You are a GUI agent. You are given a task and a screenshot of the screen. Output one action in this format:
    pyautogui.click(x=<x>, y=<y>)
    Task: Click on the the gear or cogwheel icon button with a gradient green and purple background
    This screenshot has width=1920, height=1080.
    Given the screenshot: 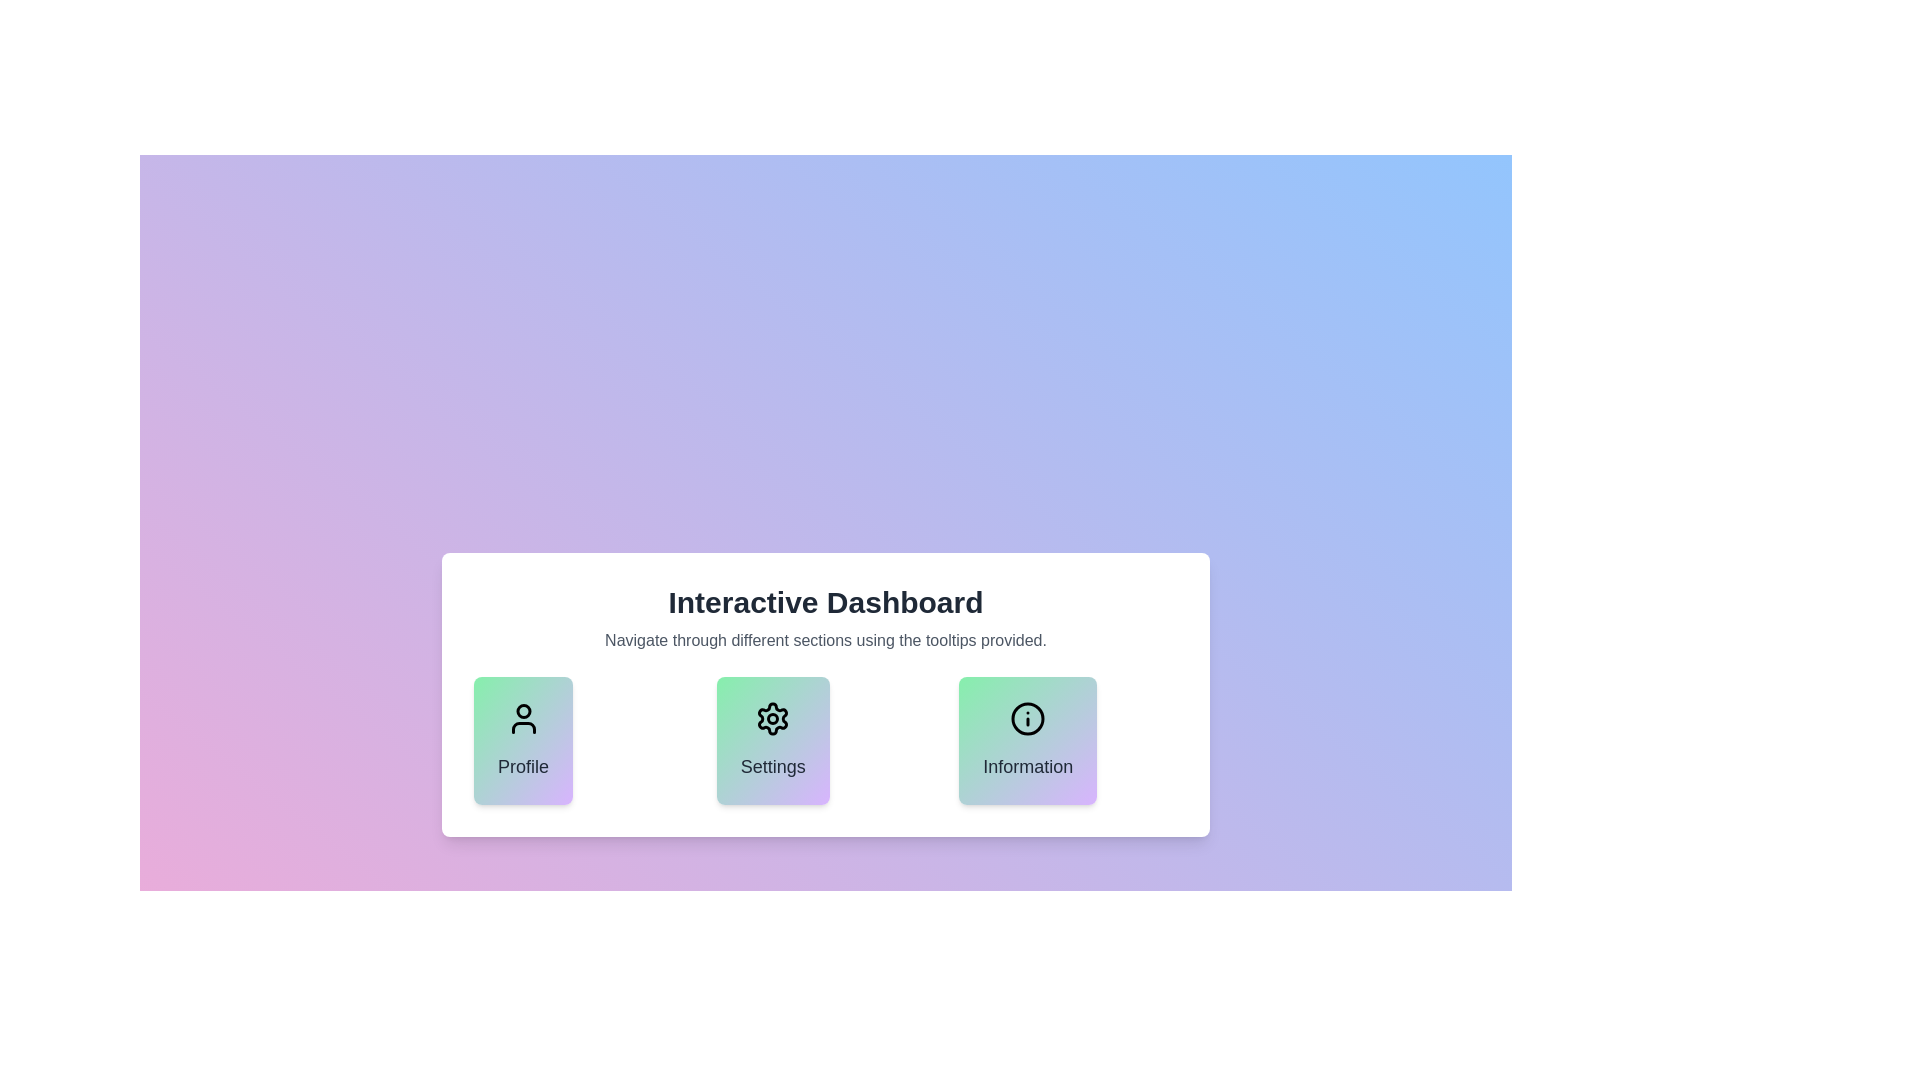 What is the action you would take?
    pyautogui.click(x=772, y=717)
    